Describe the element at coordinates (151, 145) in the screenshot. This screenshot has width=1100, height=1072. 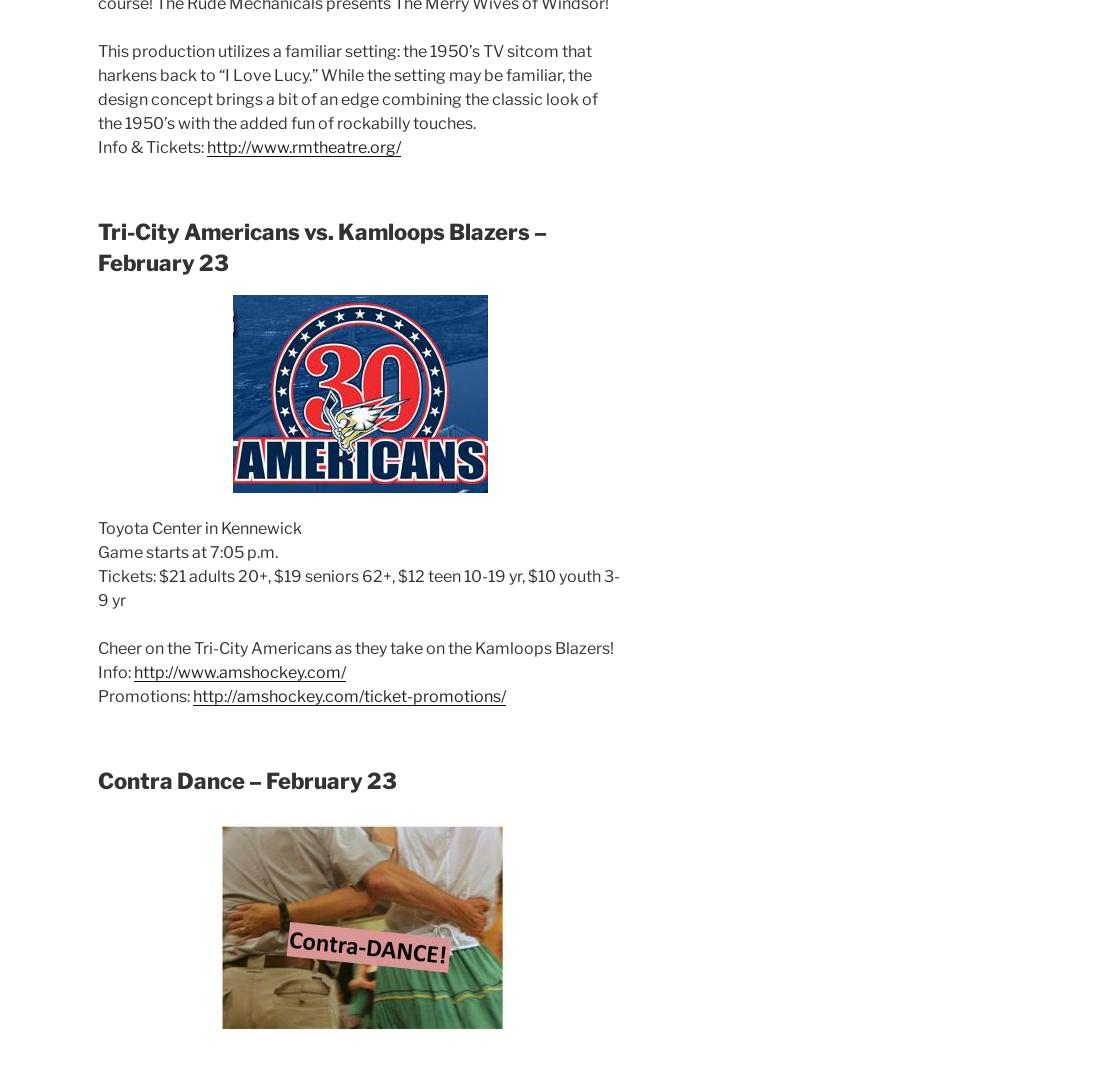
I see `'Info & Tickets:'` at that location.